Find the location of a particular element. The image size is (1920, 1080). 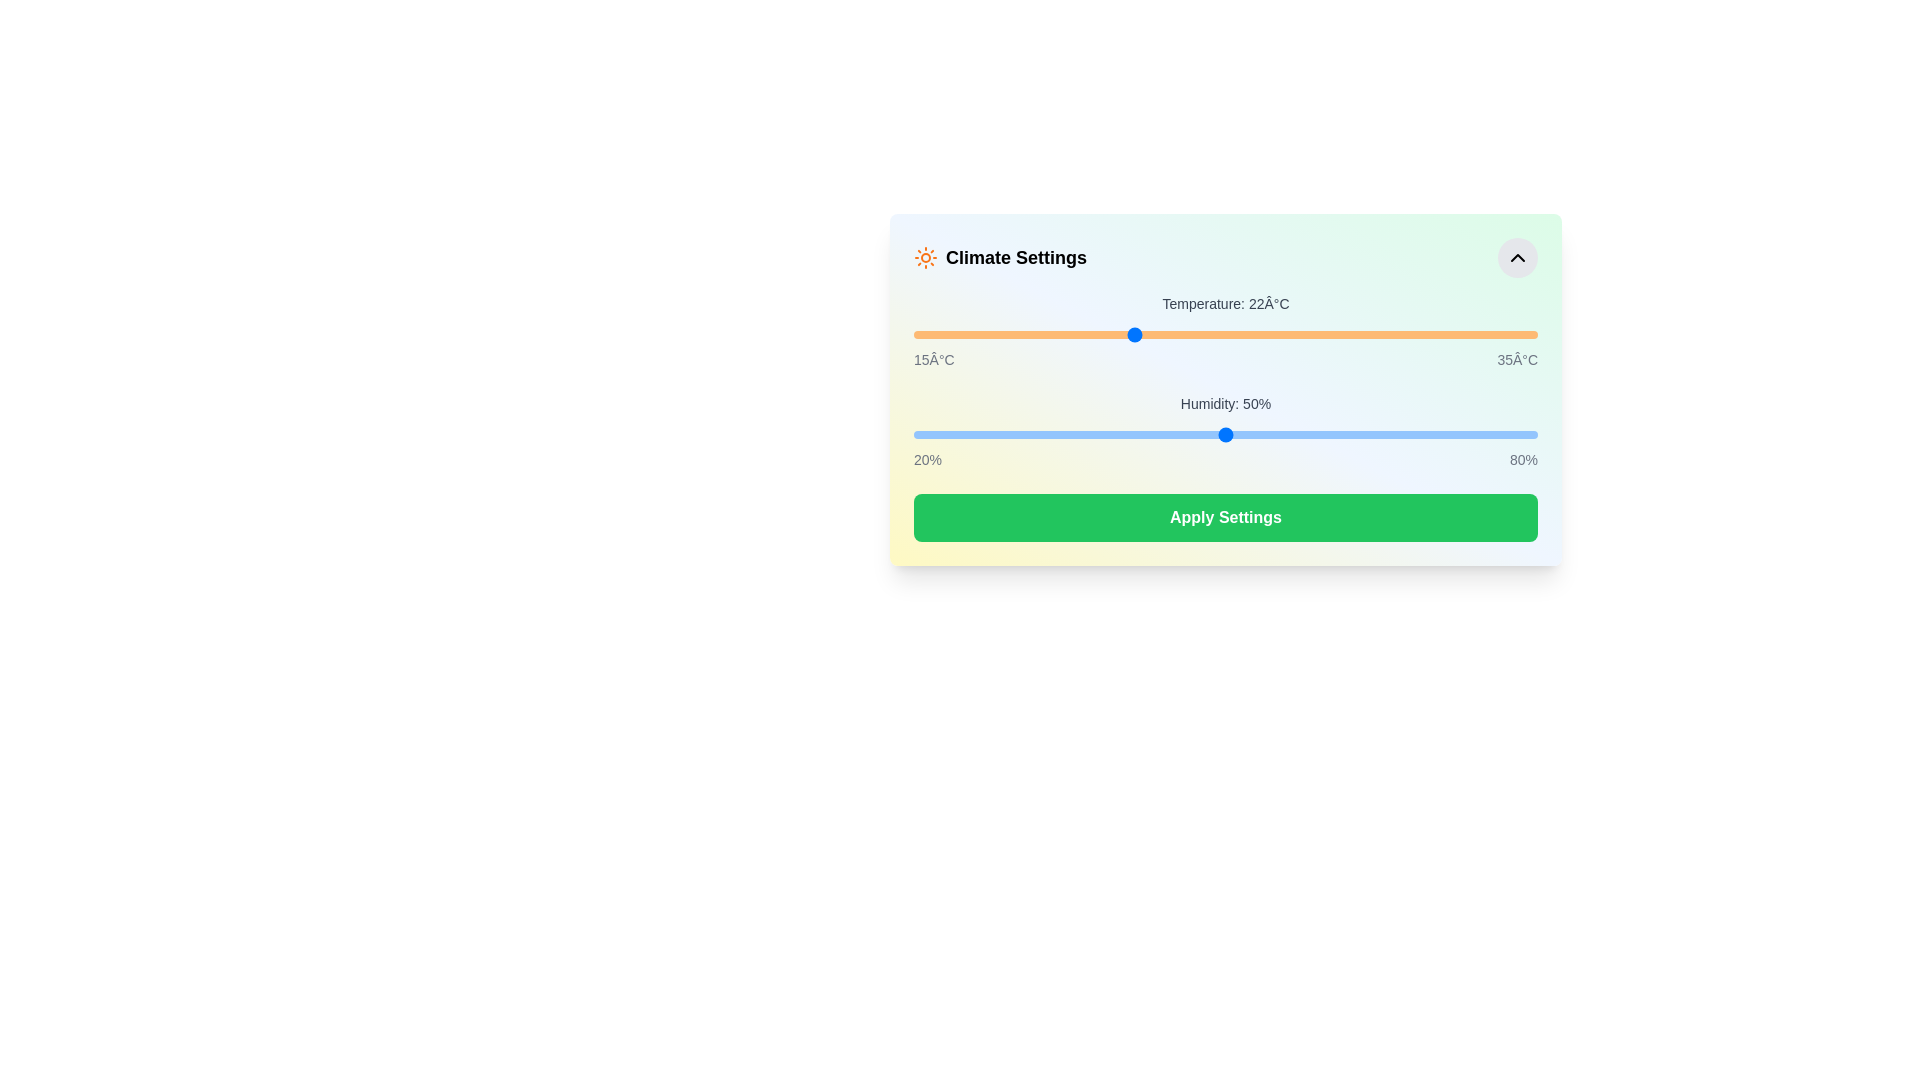

the label displaying 'Temperature: 22°C', which is styled in gray and positioned above the orange slider bar is located at coordinates (1224, 304).